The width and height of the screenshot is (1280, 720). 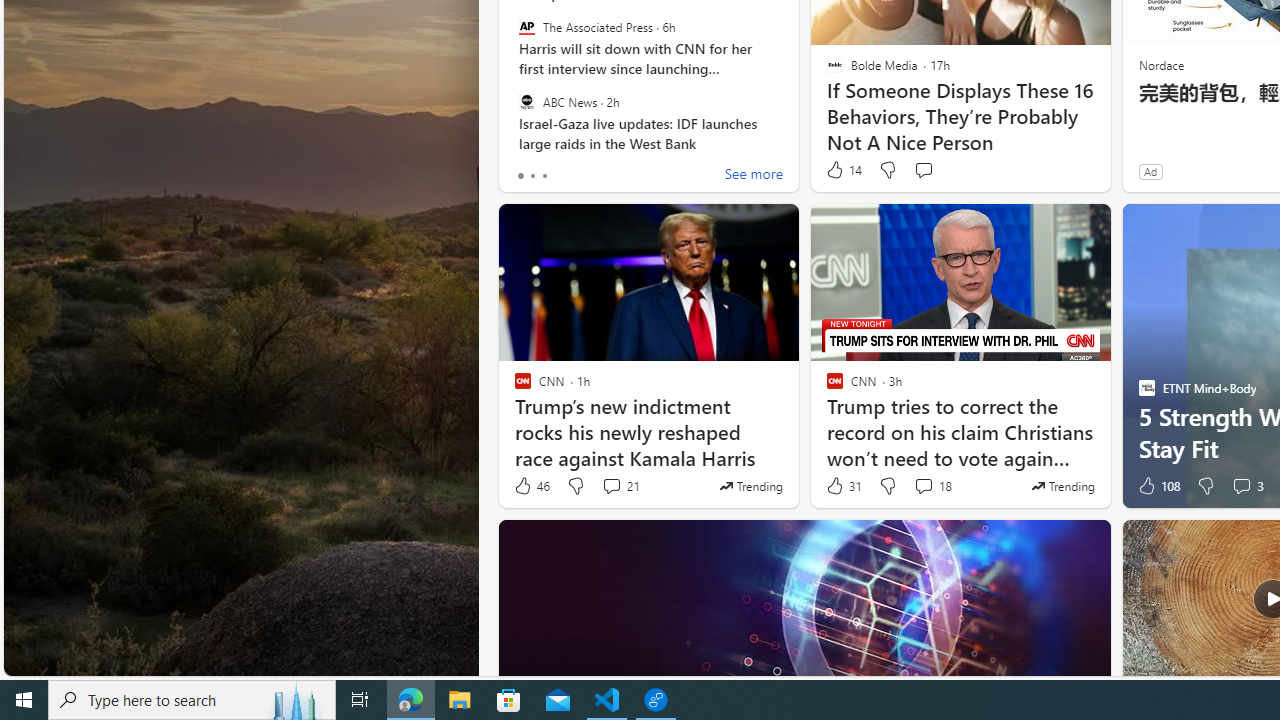 I want to click on '108 Like', so click(x=1157, y=486).